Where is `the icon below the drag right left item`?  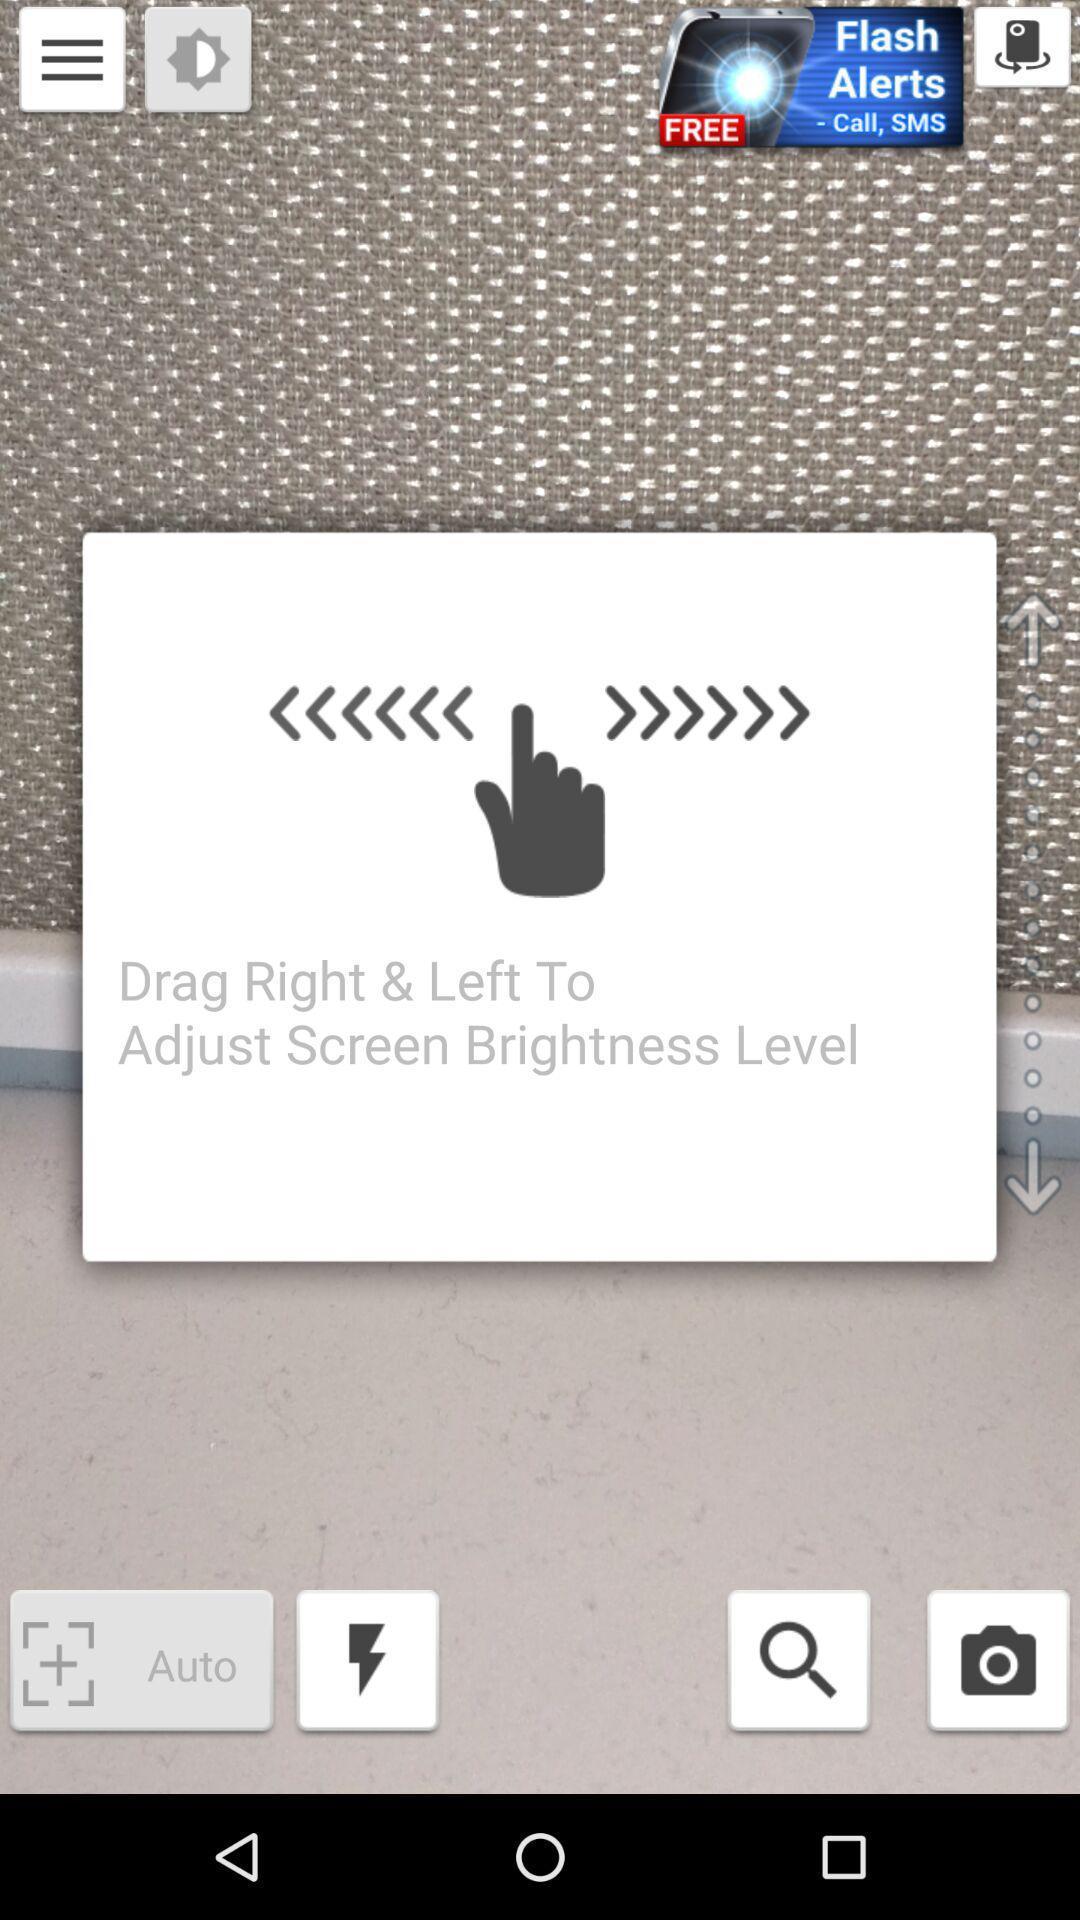
the icon below the drag right left item is located at coordinates (367, 1664).